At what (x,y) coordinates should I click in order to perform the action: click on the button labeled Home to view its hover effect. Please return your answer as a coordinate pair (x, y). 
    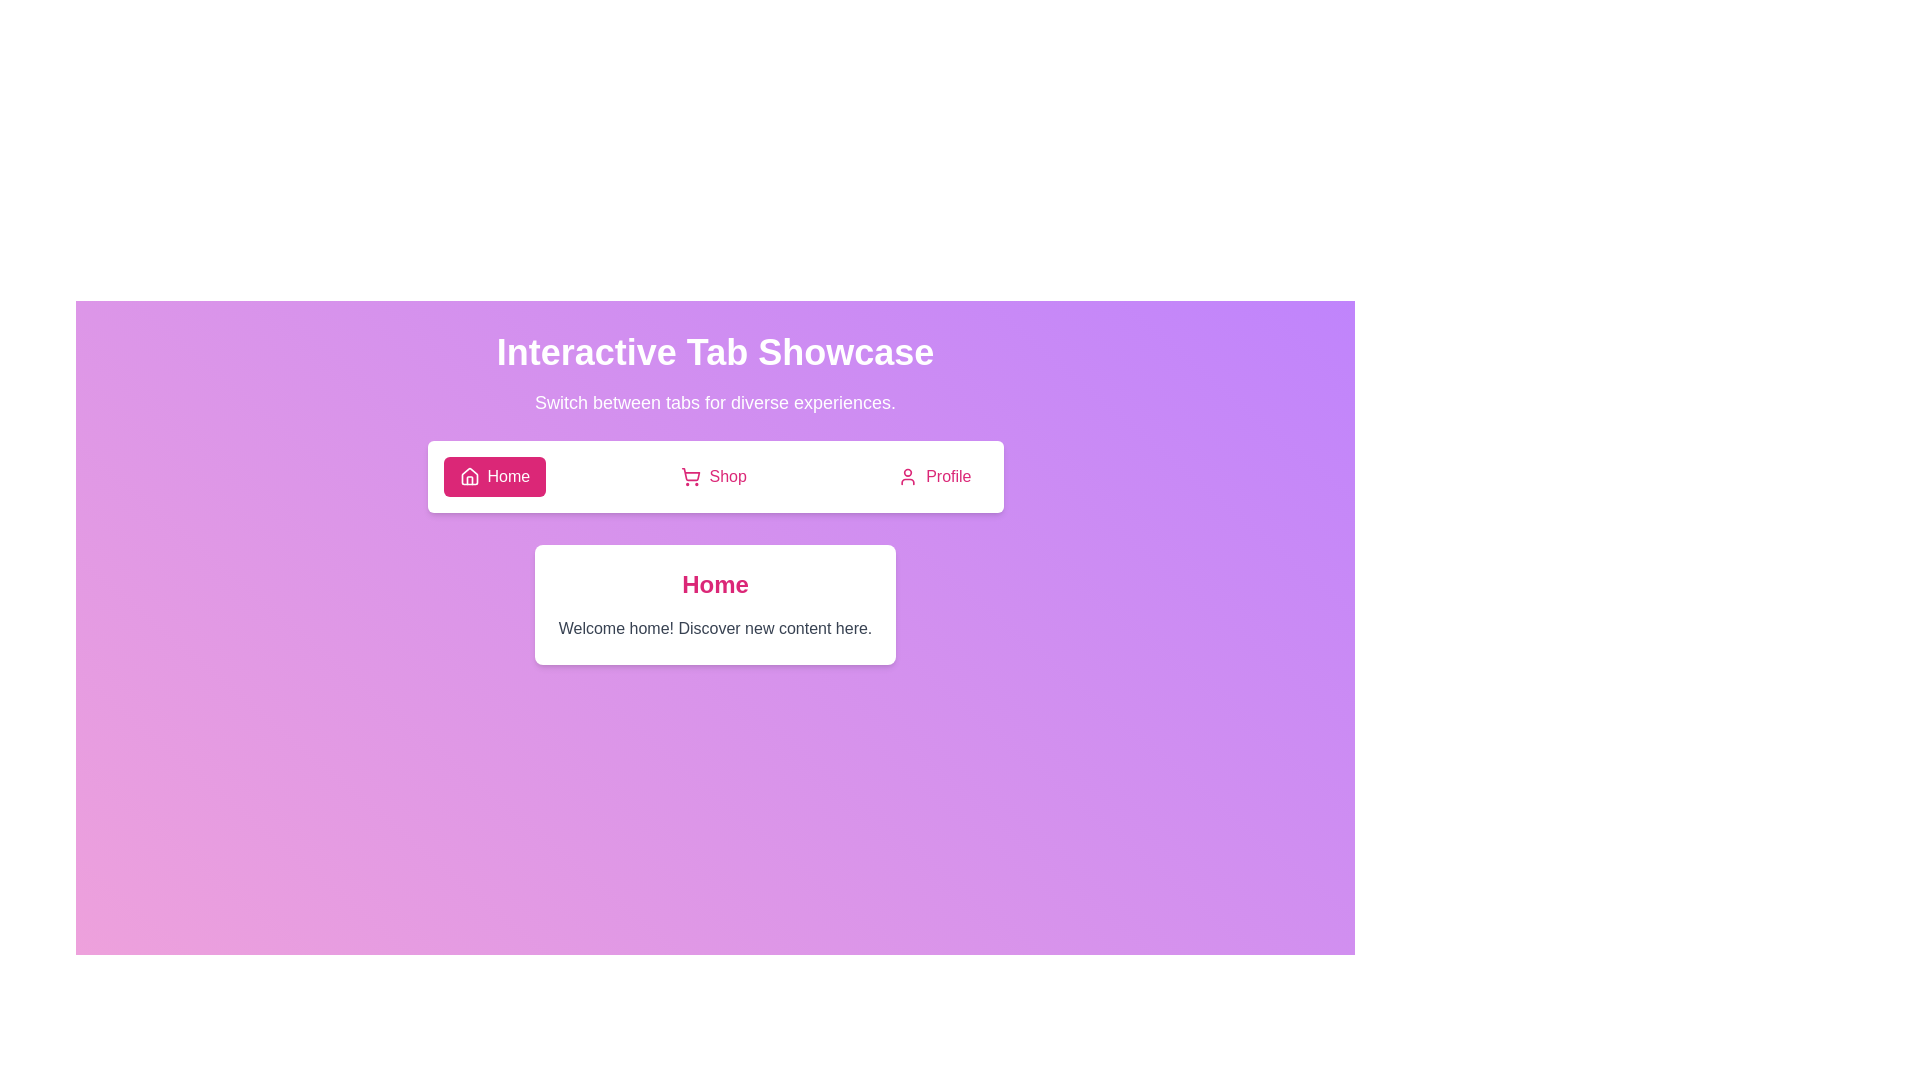
    Looking at the image, I should click on (494, 477).